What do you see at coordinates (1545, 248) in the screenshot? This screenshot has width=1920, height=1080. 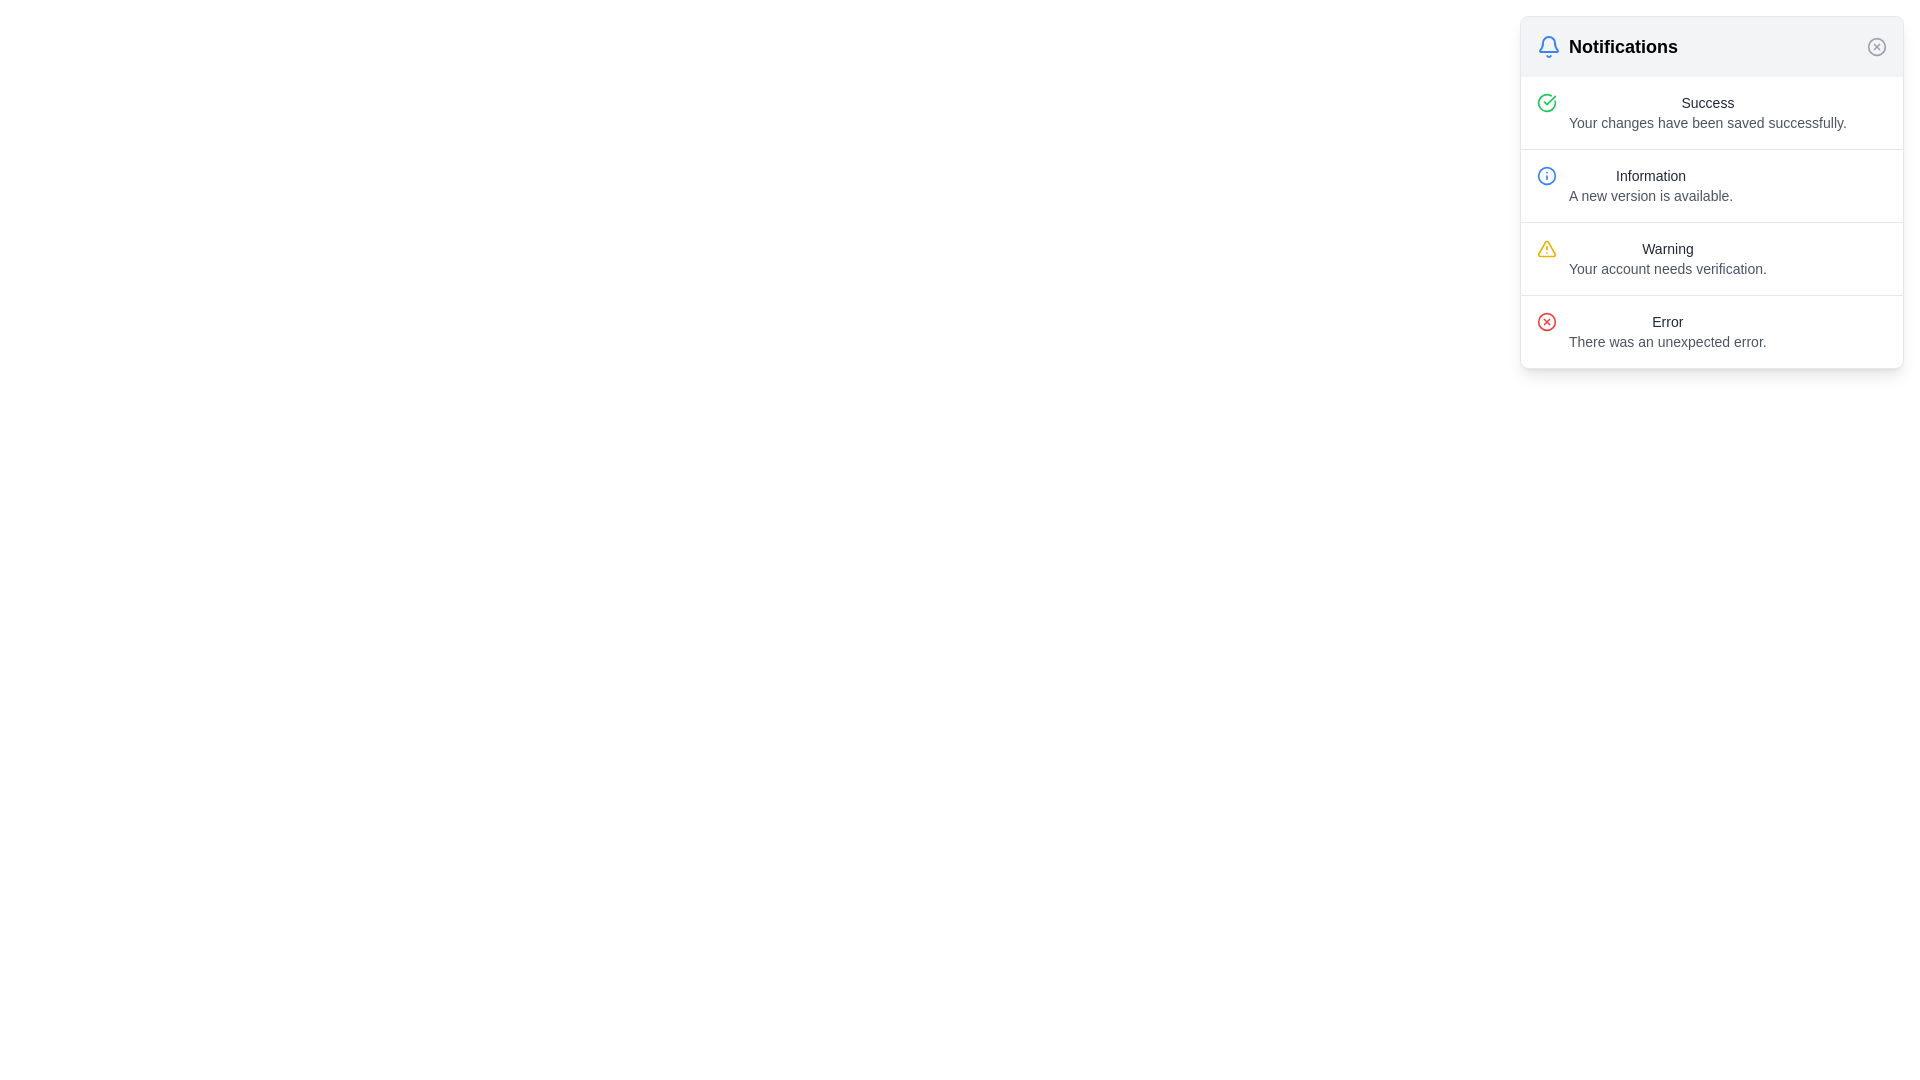 I see `the yellow triangular warning icon with a black border and a yellow exclamation mark, which is part of the 'Warning' notification adjacent to 'Your account needs verification.'` at bounding box center [1545, 248].